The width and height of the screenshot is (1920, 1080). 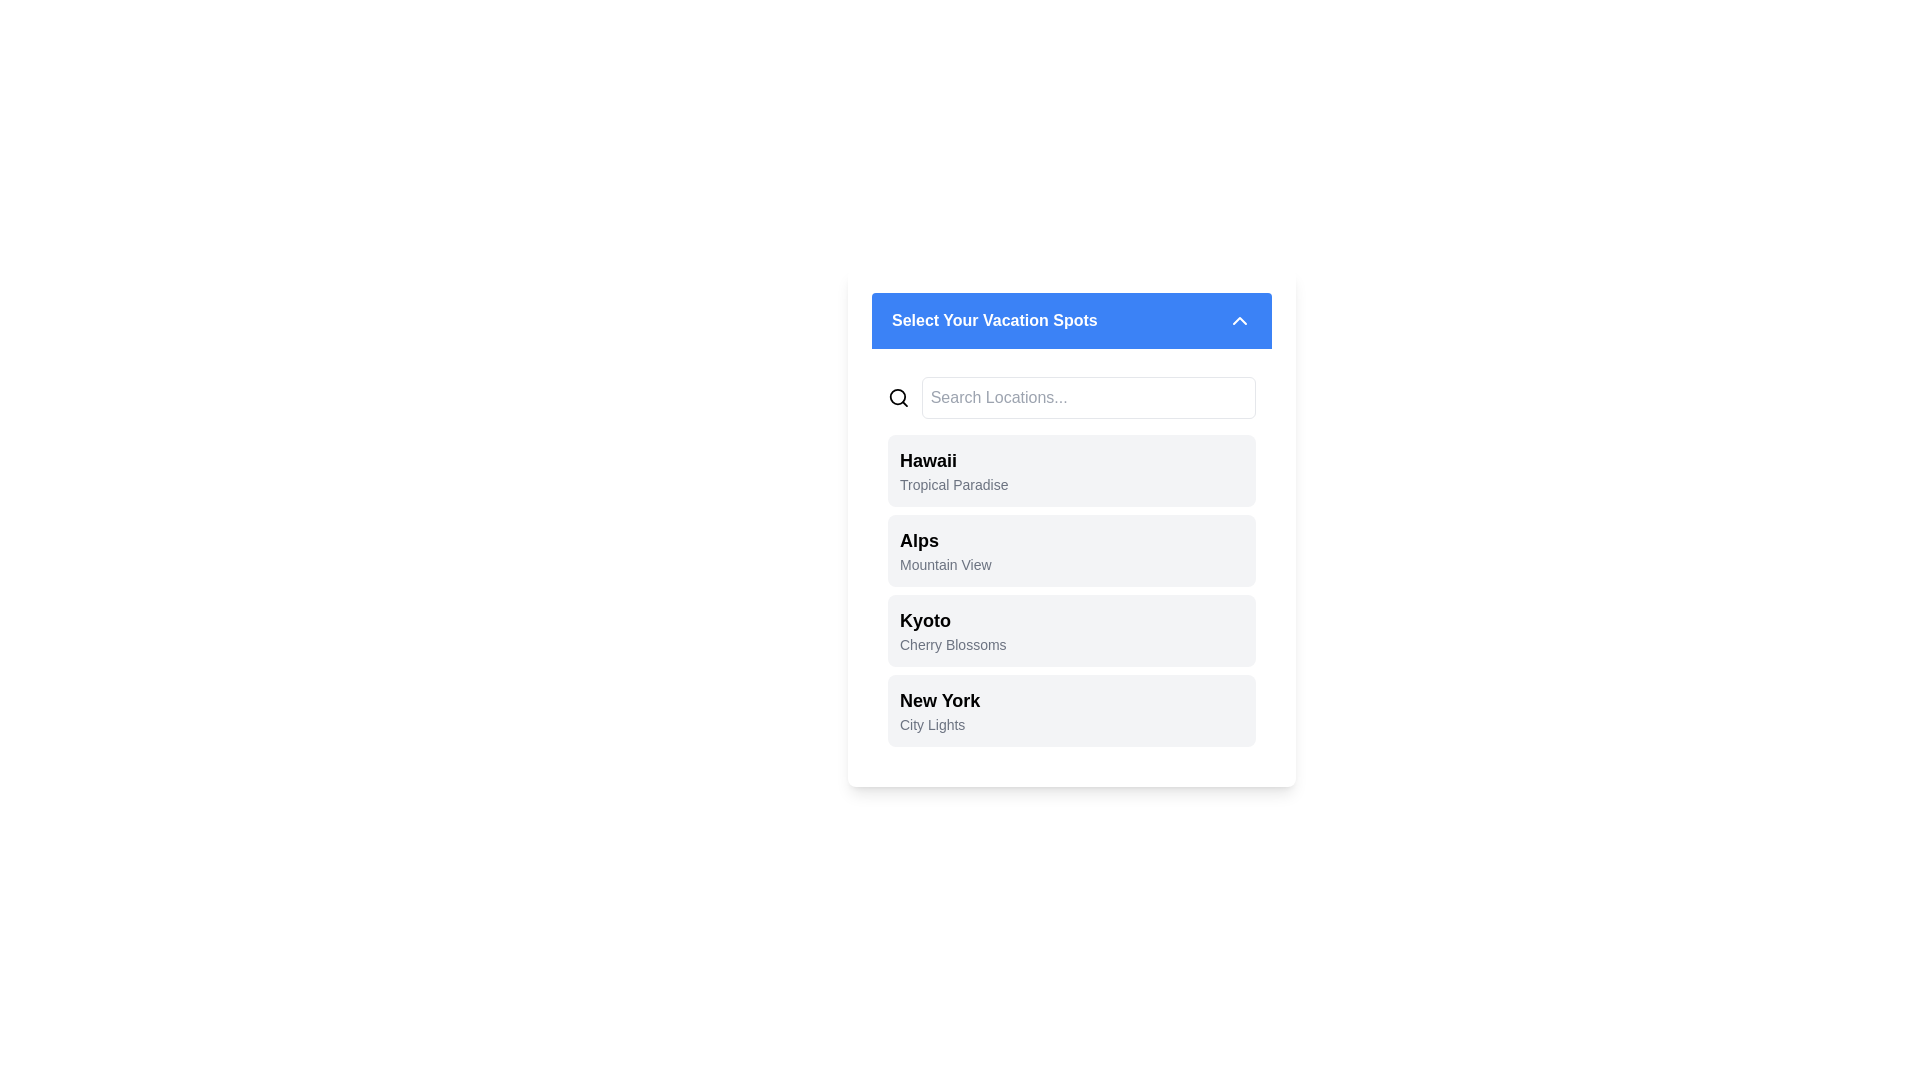 What do you see at coordinates (939, 709) in the screenshot?
I see `the text label pairing that displays 'New York' as the title and 'City Lights' as the subtitle, which is the fourth item in a vertical list of location elements` at bounding box center [939, 709].